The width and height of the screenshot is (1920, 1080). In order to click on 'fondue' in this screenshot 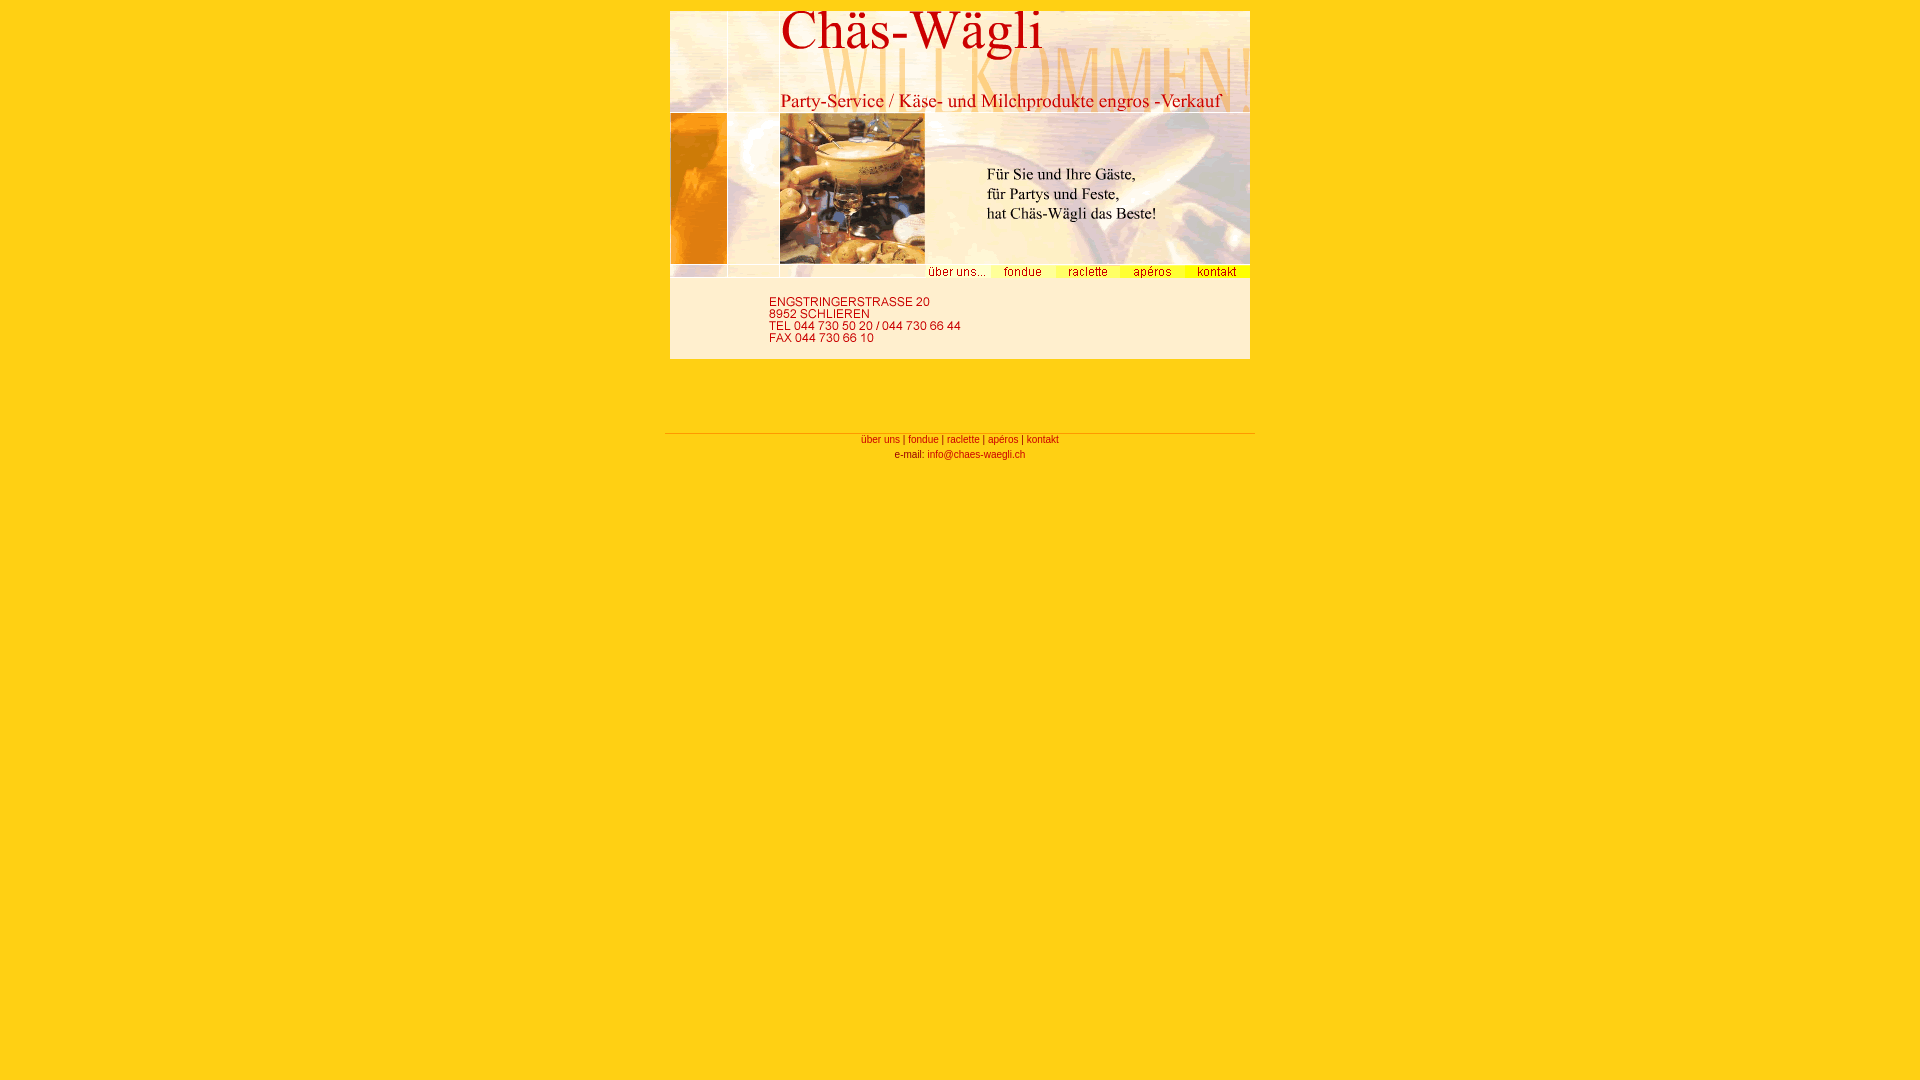, I will do `click(922, 438)`.